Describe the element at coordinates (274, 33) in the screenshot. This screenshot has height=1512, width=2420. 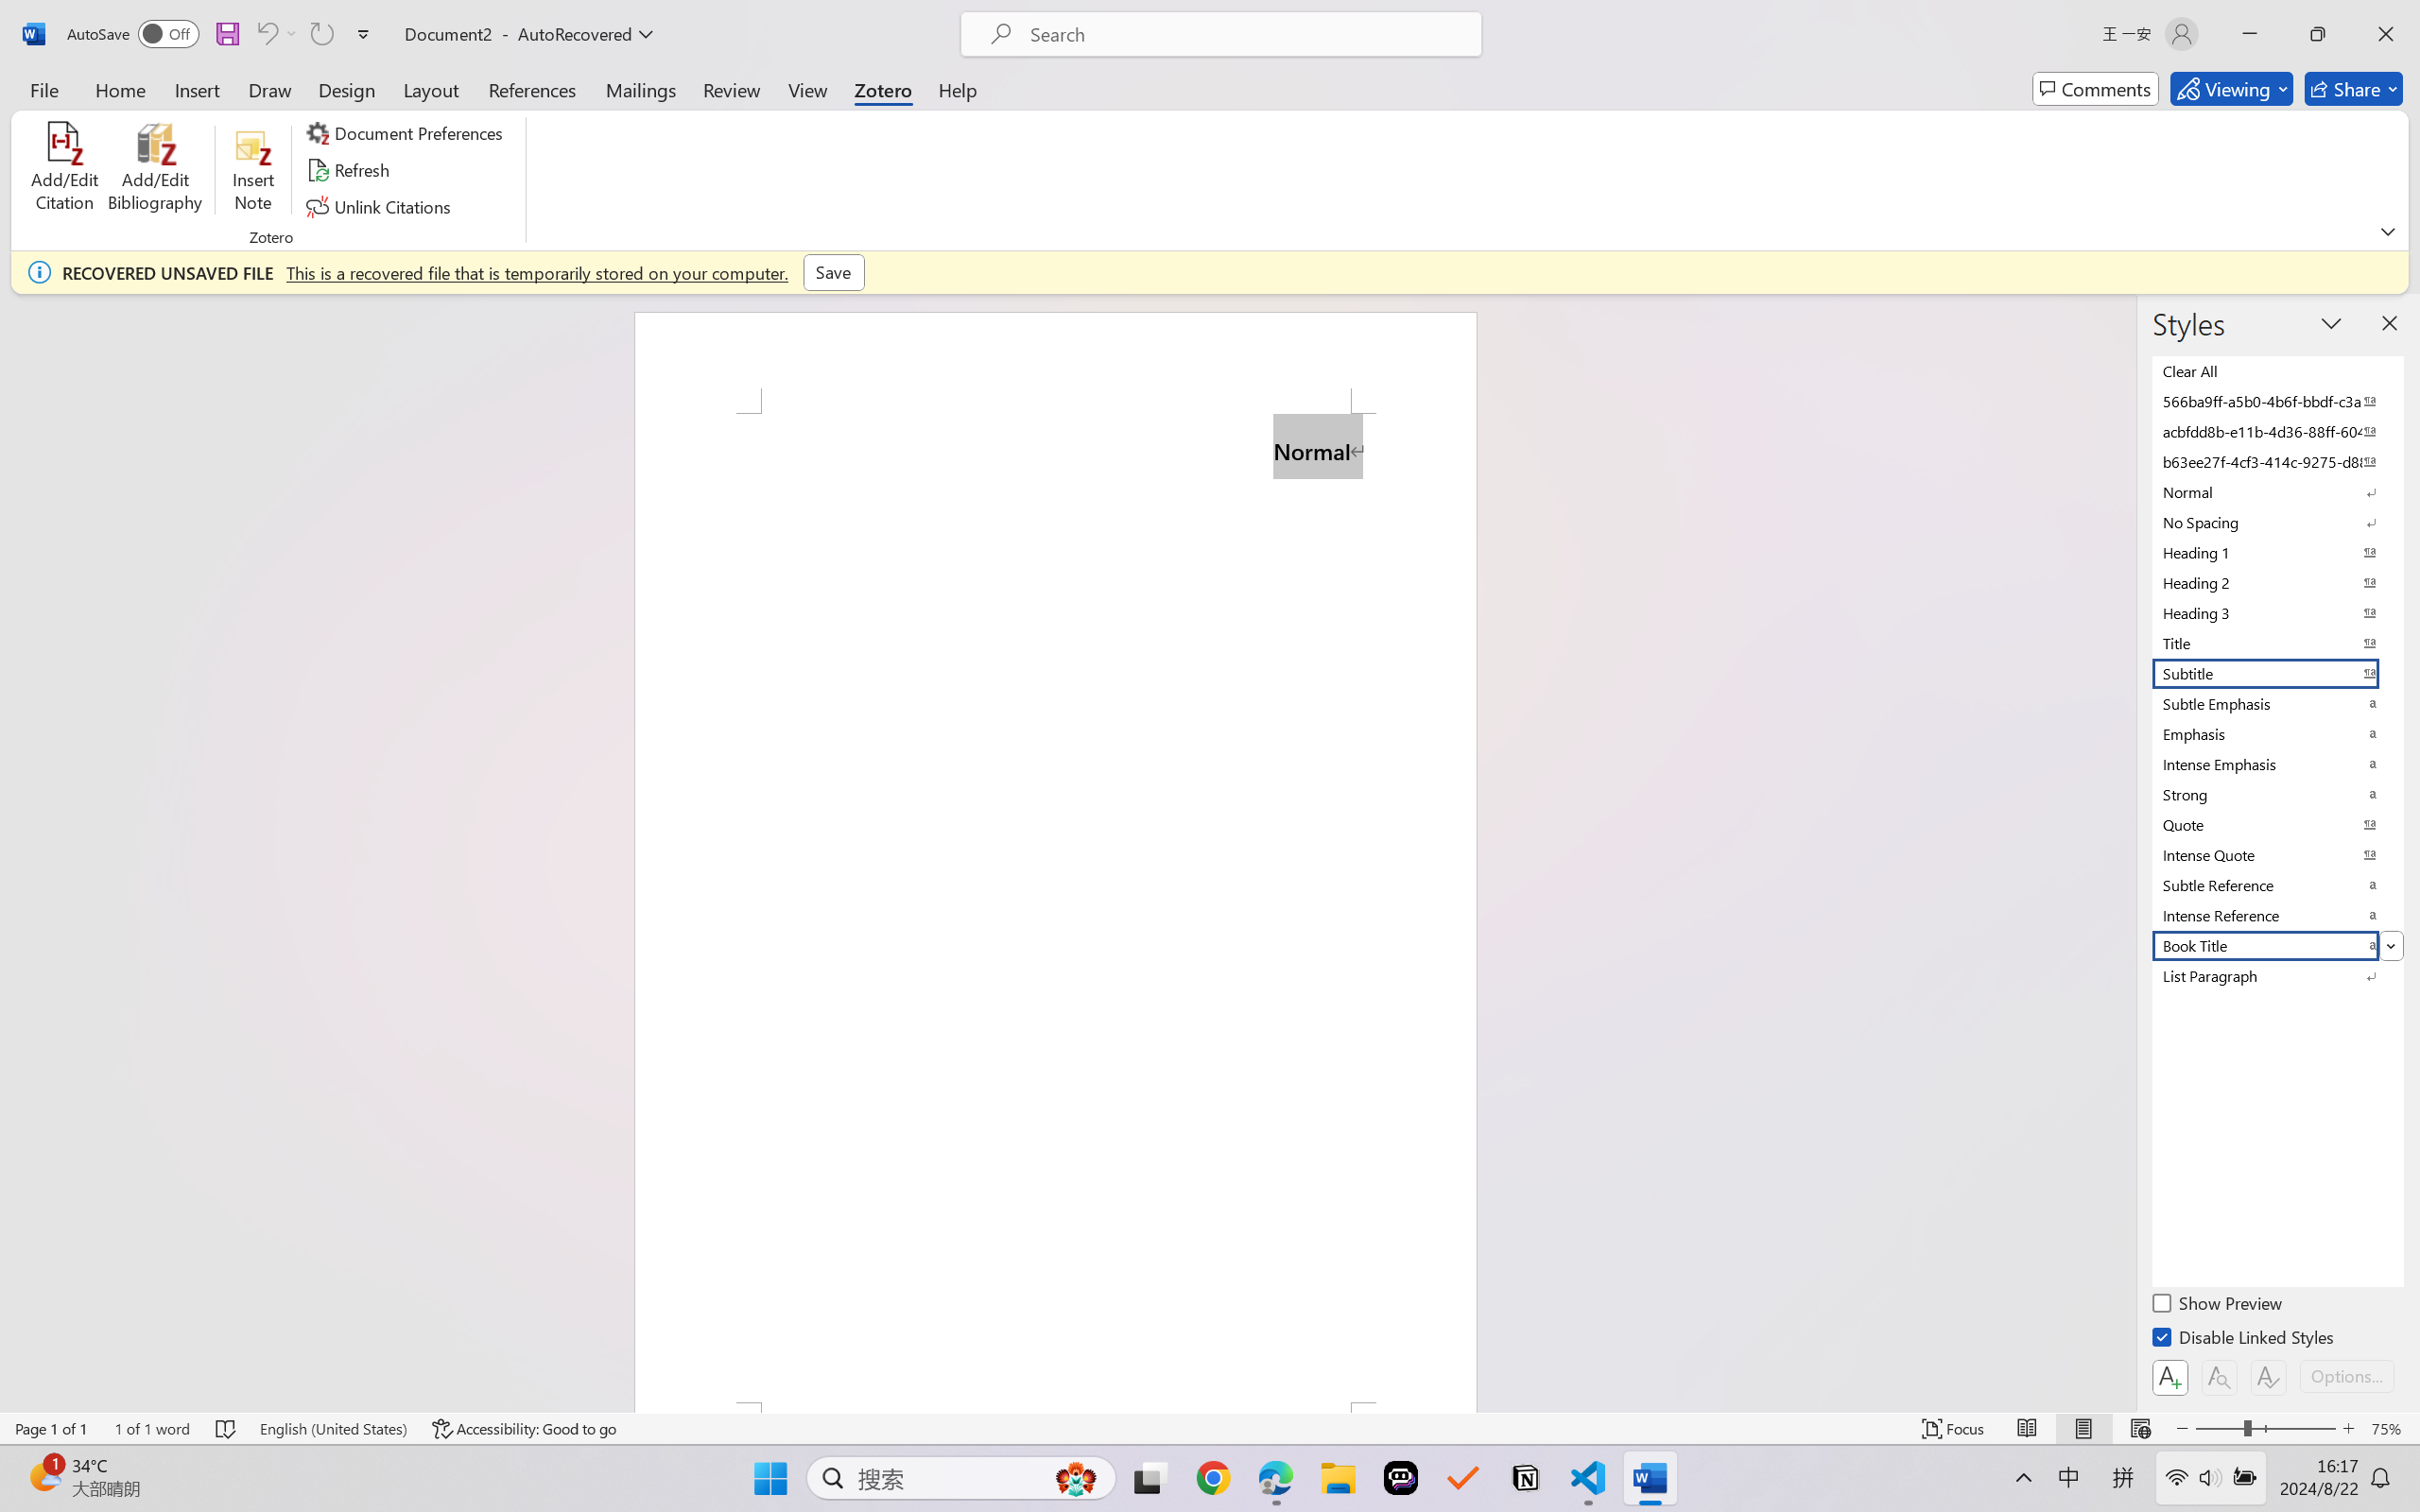
I see `'Can'` at that location.